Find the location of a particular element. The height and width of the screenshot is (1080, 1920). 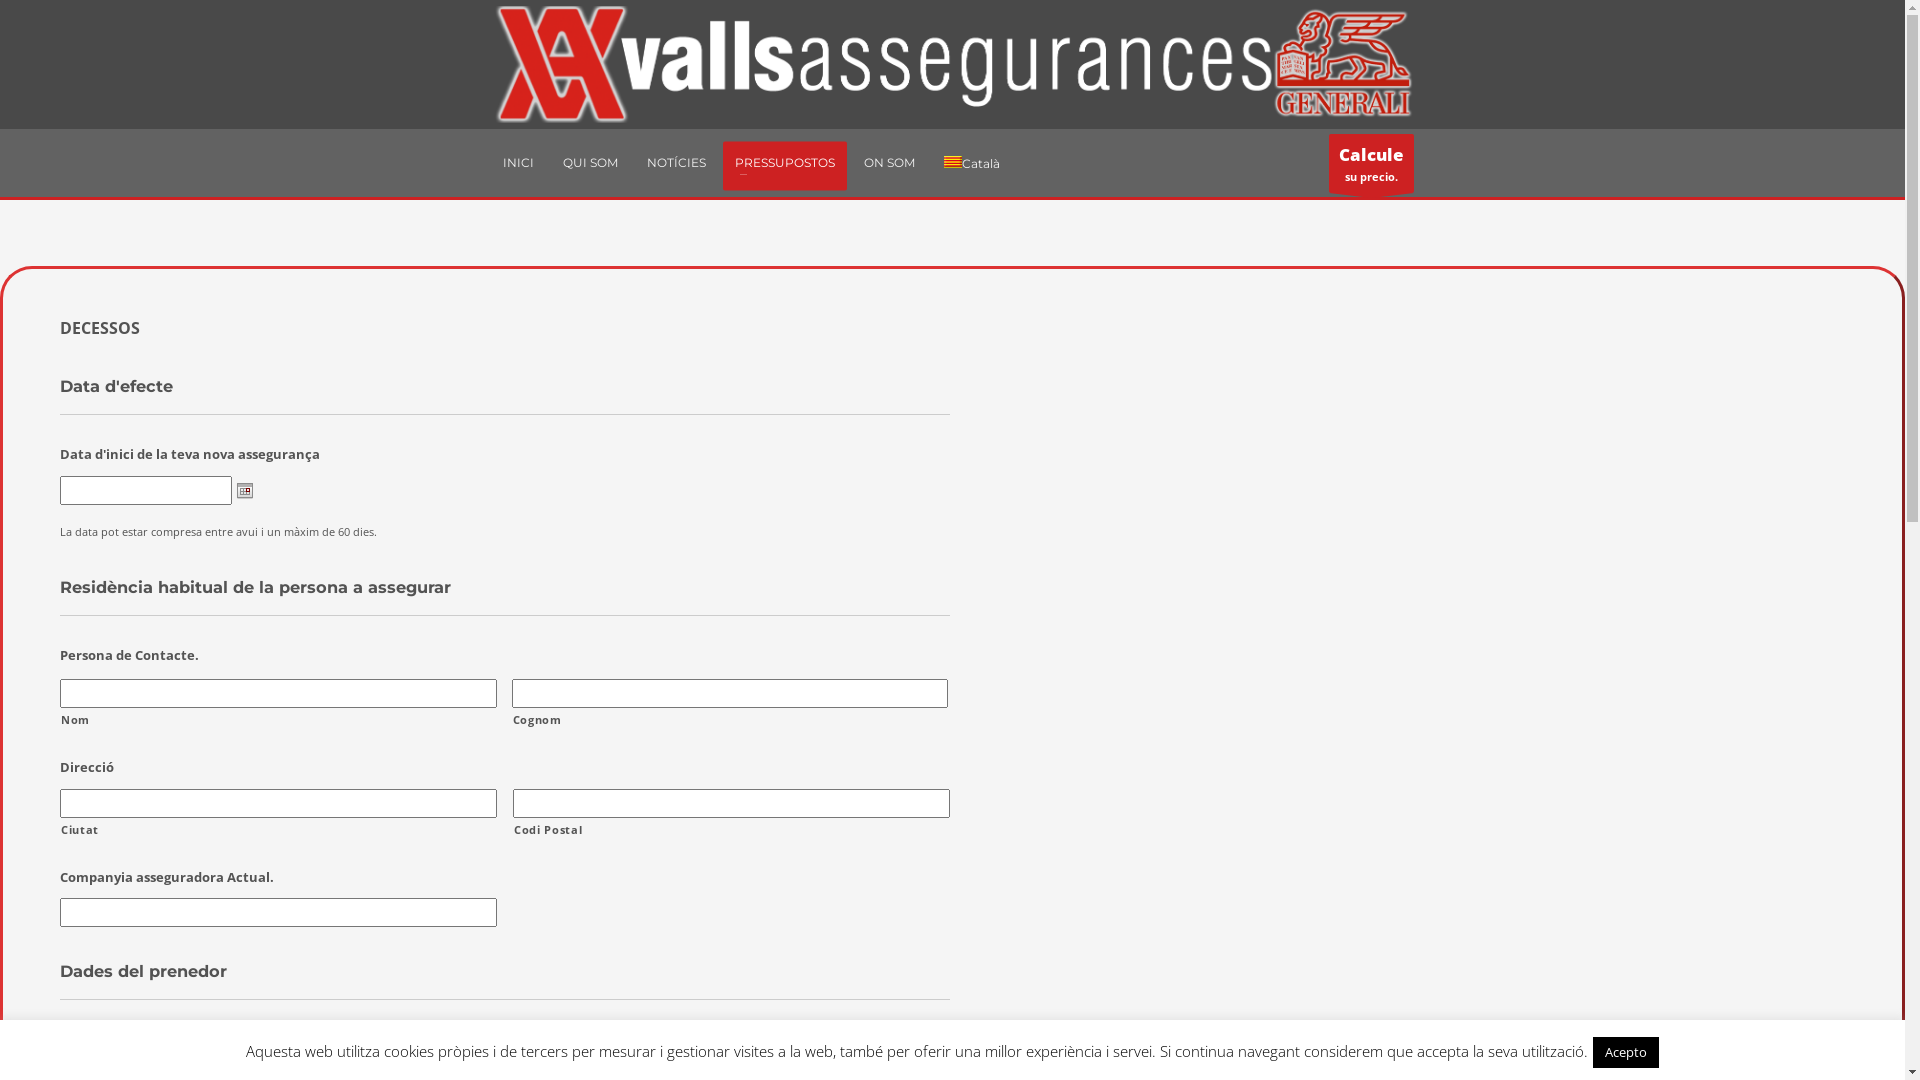

'Calcule is located at coordinates (1370, 162).